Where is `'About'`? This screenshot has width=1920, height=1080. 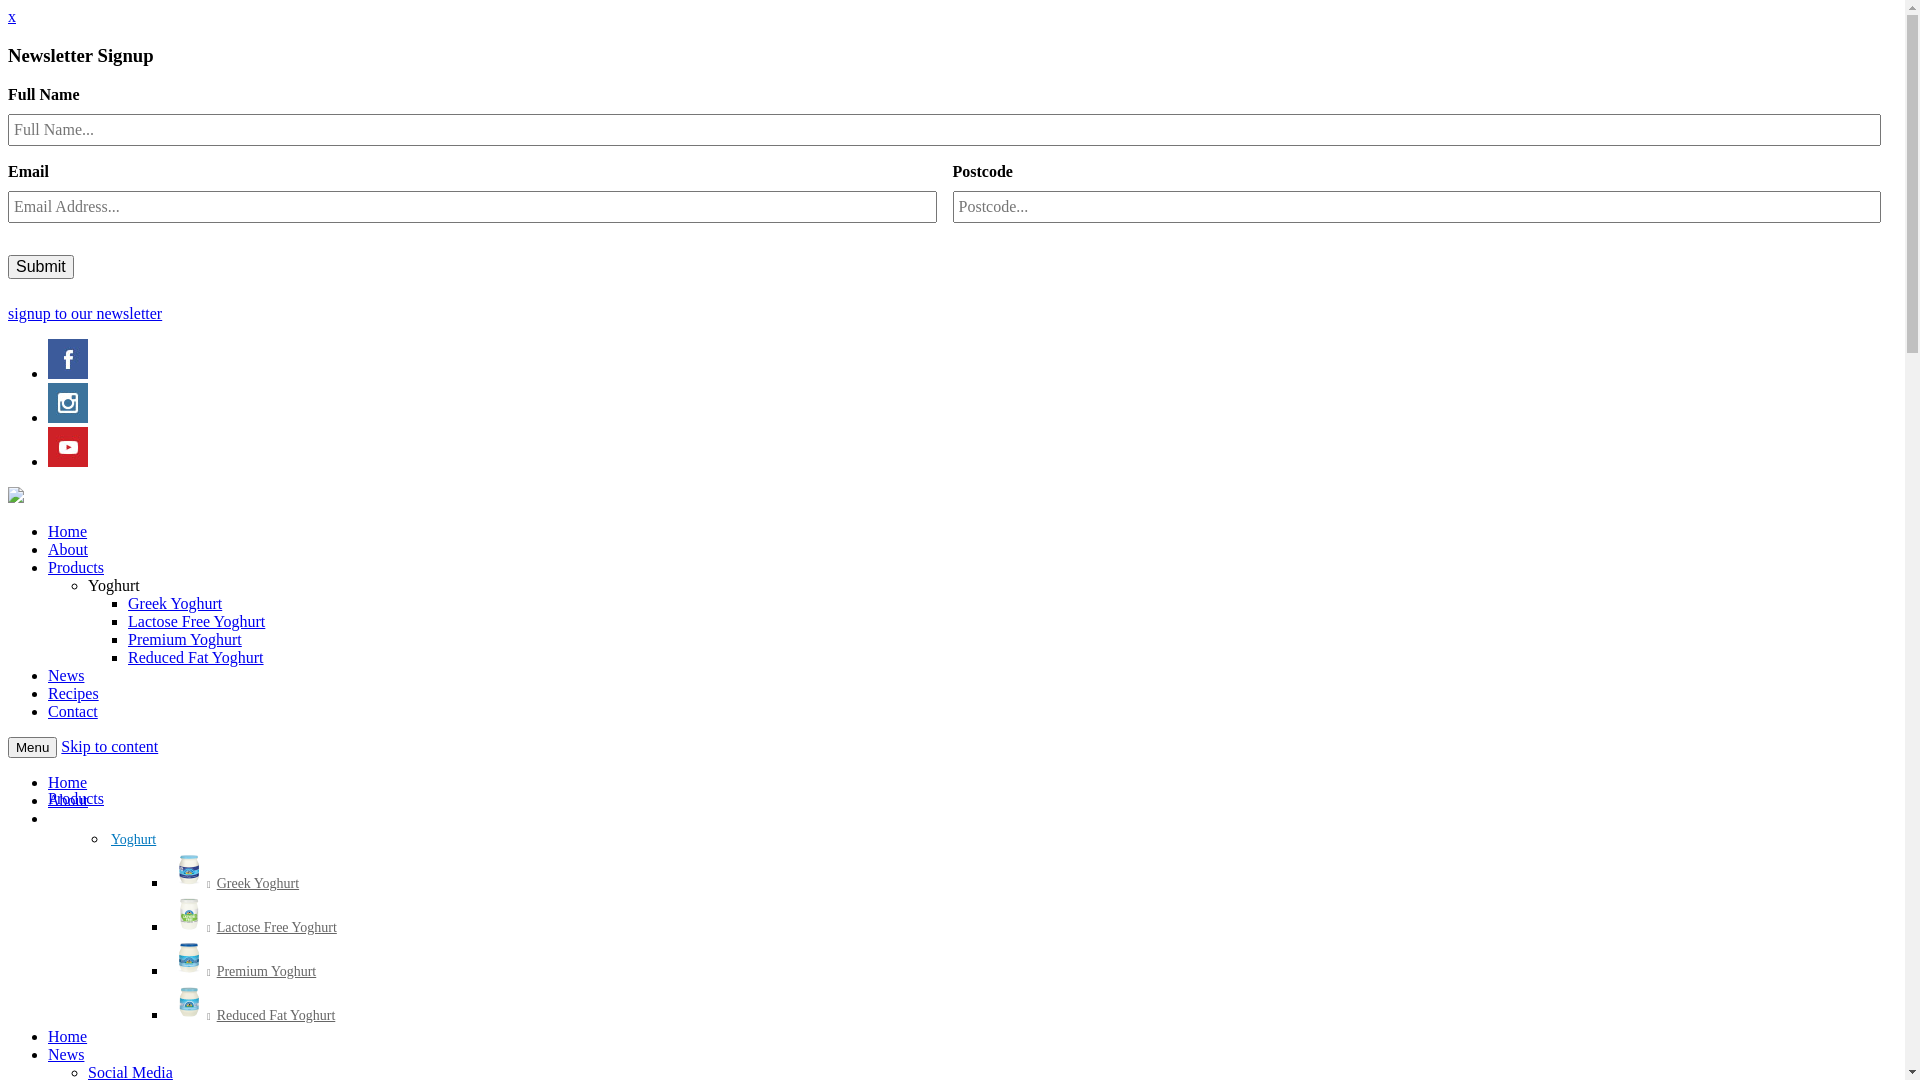
'About' is located at coordinates (67, 799).